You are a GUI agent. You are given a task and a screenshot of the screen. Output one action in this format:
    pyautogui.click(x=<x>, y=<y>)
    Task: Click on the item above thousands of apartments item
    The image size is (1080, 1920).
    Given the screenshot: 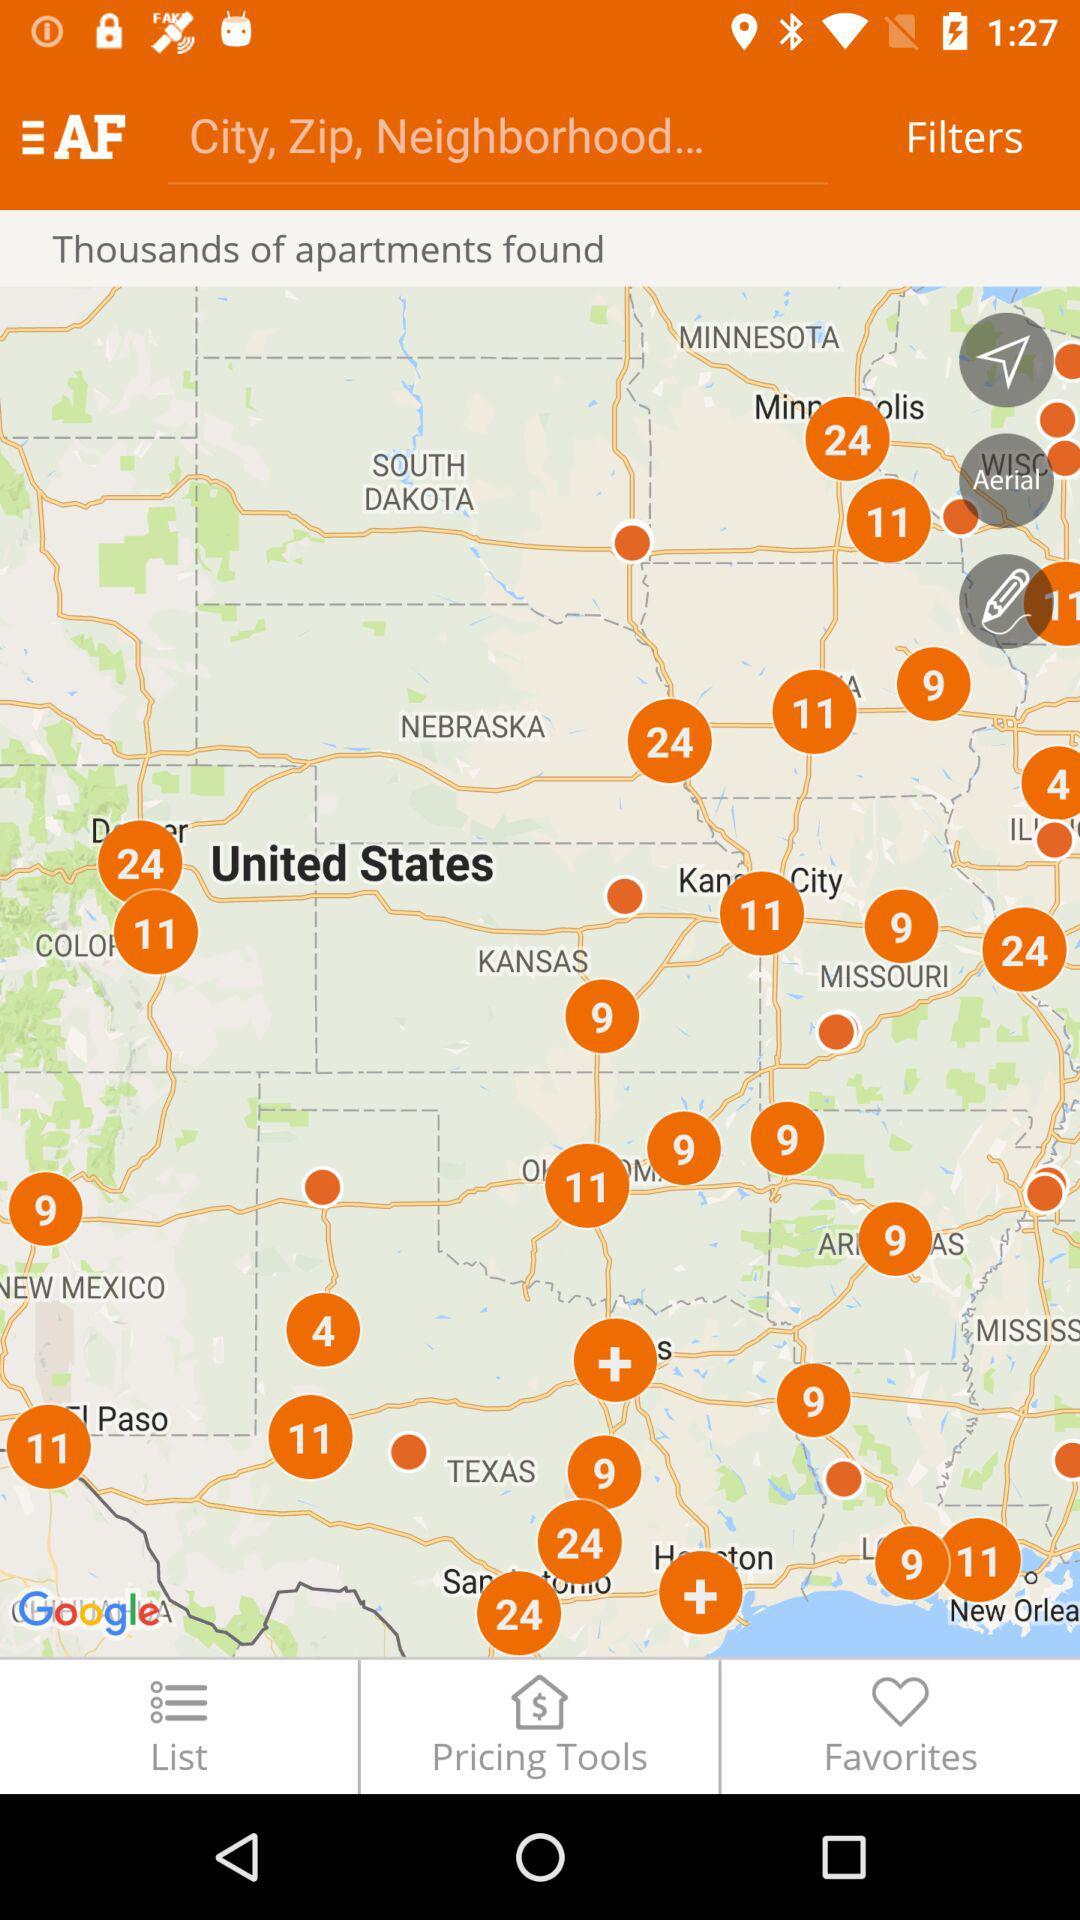 What is the action you would take?
    pyautogui.click(x=496, y=133)
    